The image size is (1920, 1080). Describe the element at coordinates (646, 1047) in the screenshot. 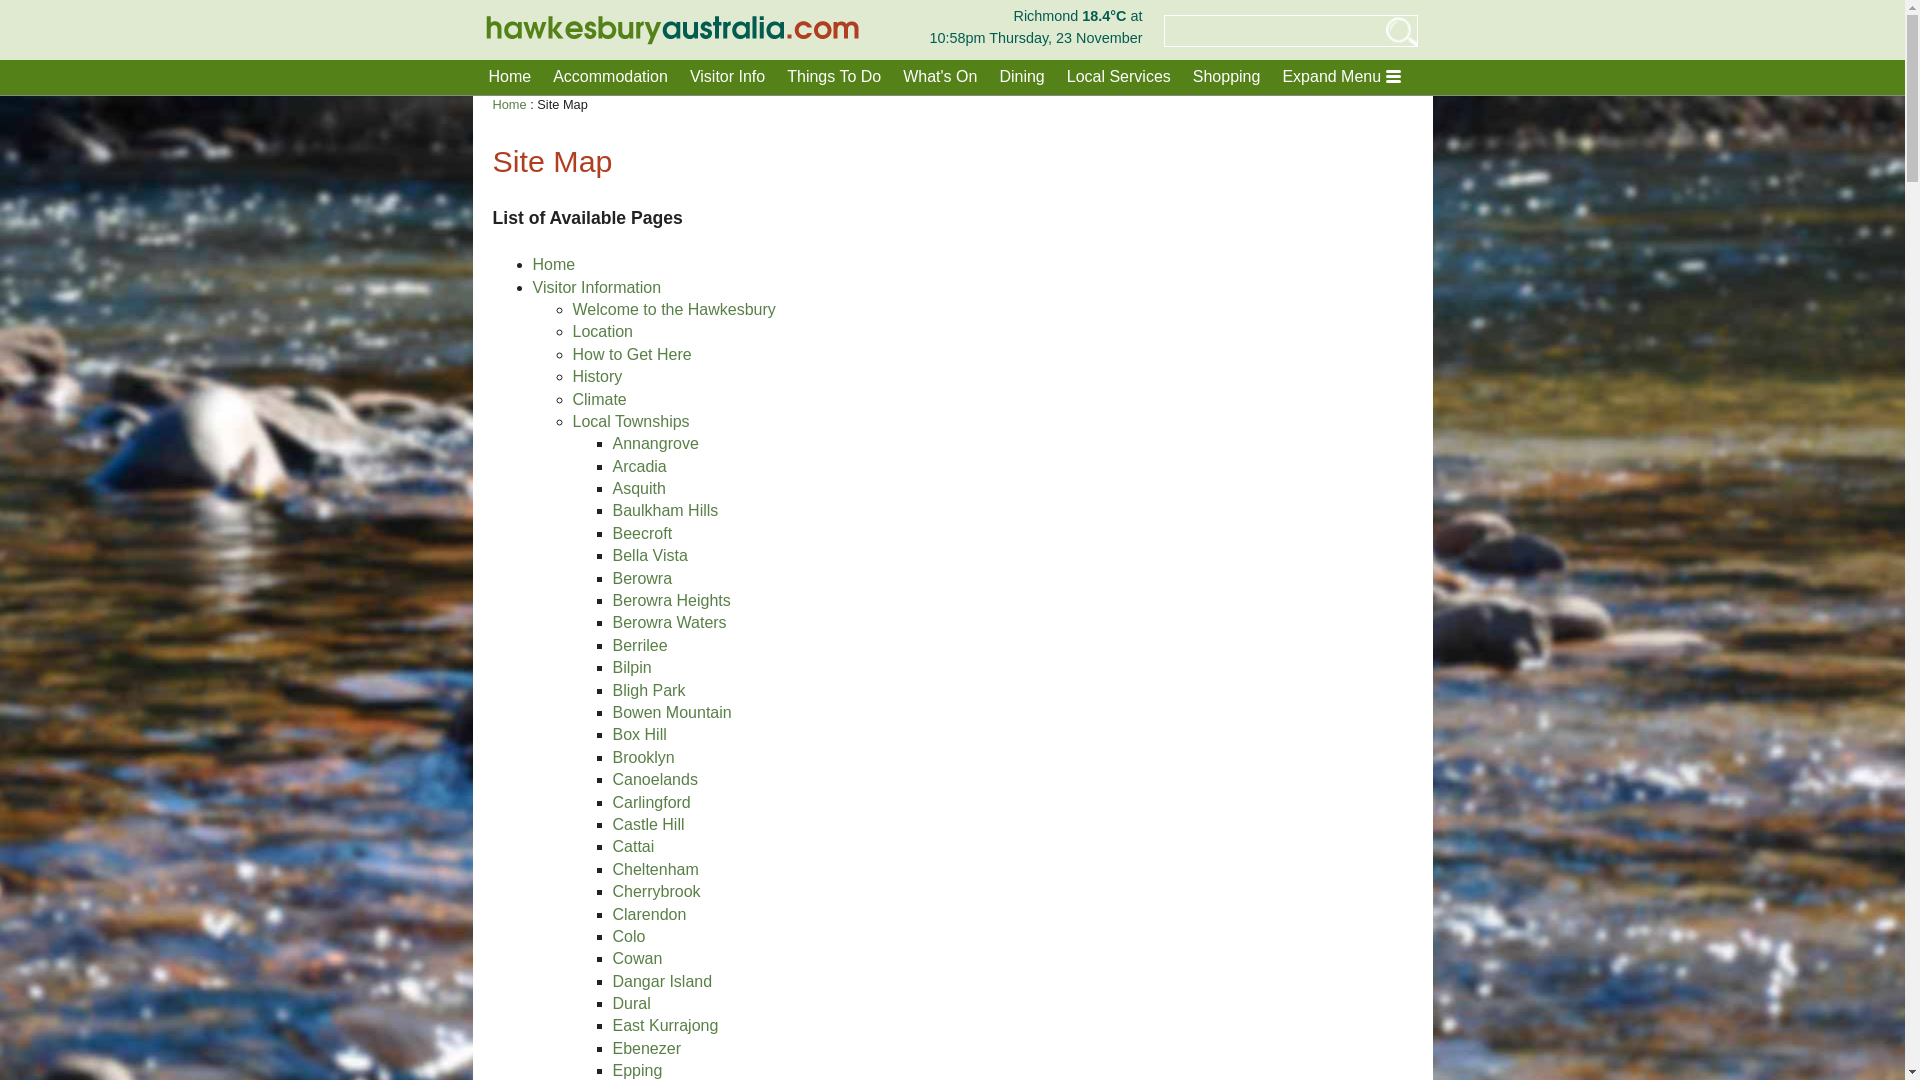

I see `'Ebenezer'` at that location.